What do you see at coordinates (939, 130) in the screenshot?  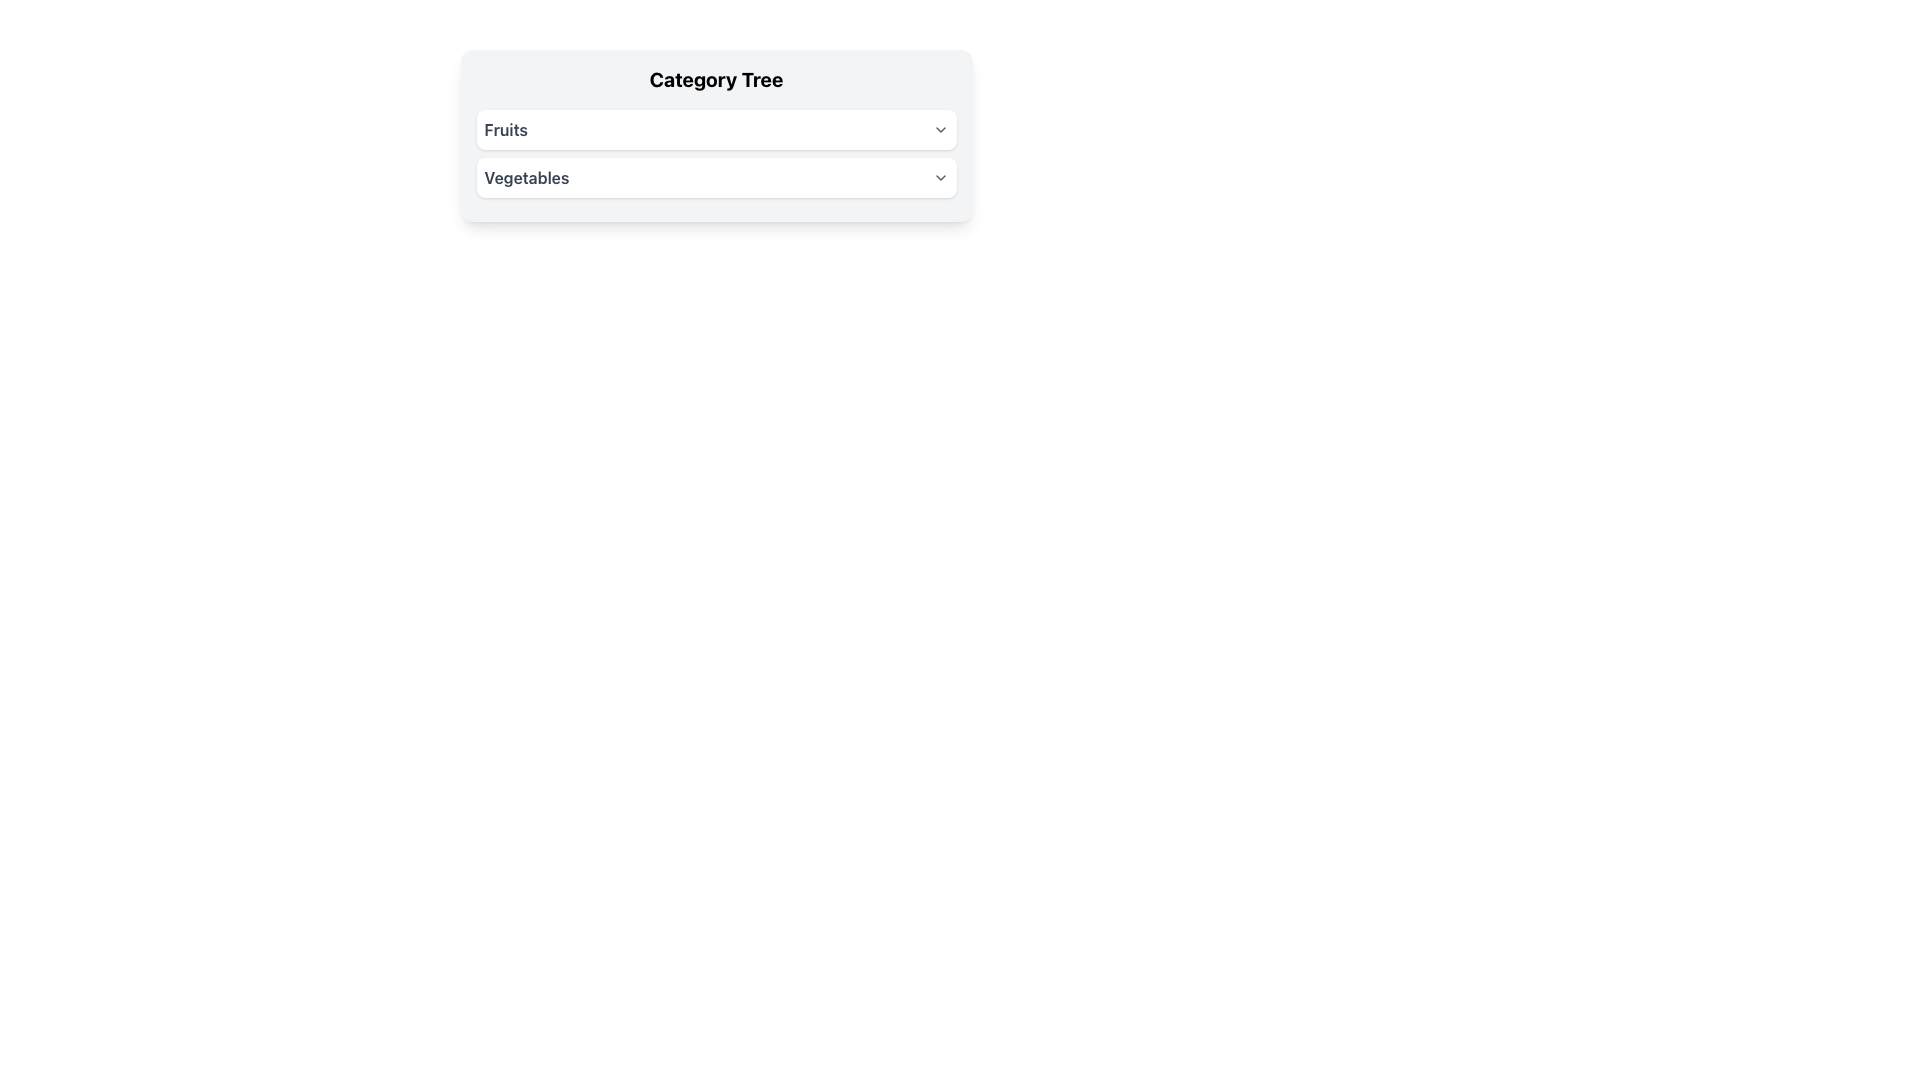 I see `the small chevron-down arrow icon located to the right of the 'Fruits' label within the 'Fruits' selection item` at bounding box center [939, 130].